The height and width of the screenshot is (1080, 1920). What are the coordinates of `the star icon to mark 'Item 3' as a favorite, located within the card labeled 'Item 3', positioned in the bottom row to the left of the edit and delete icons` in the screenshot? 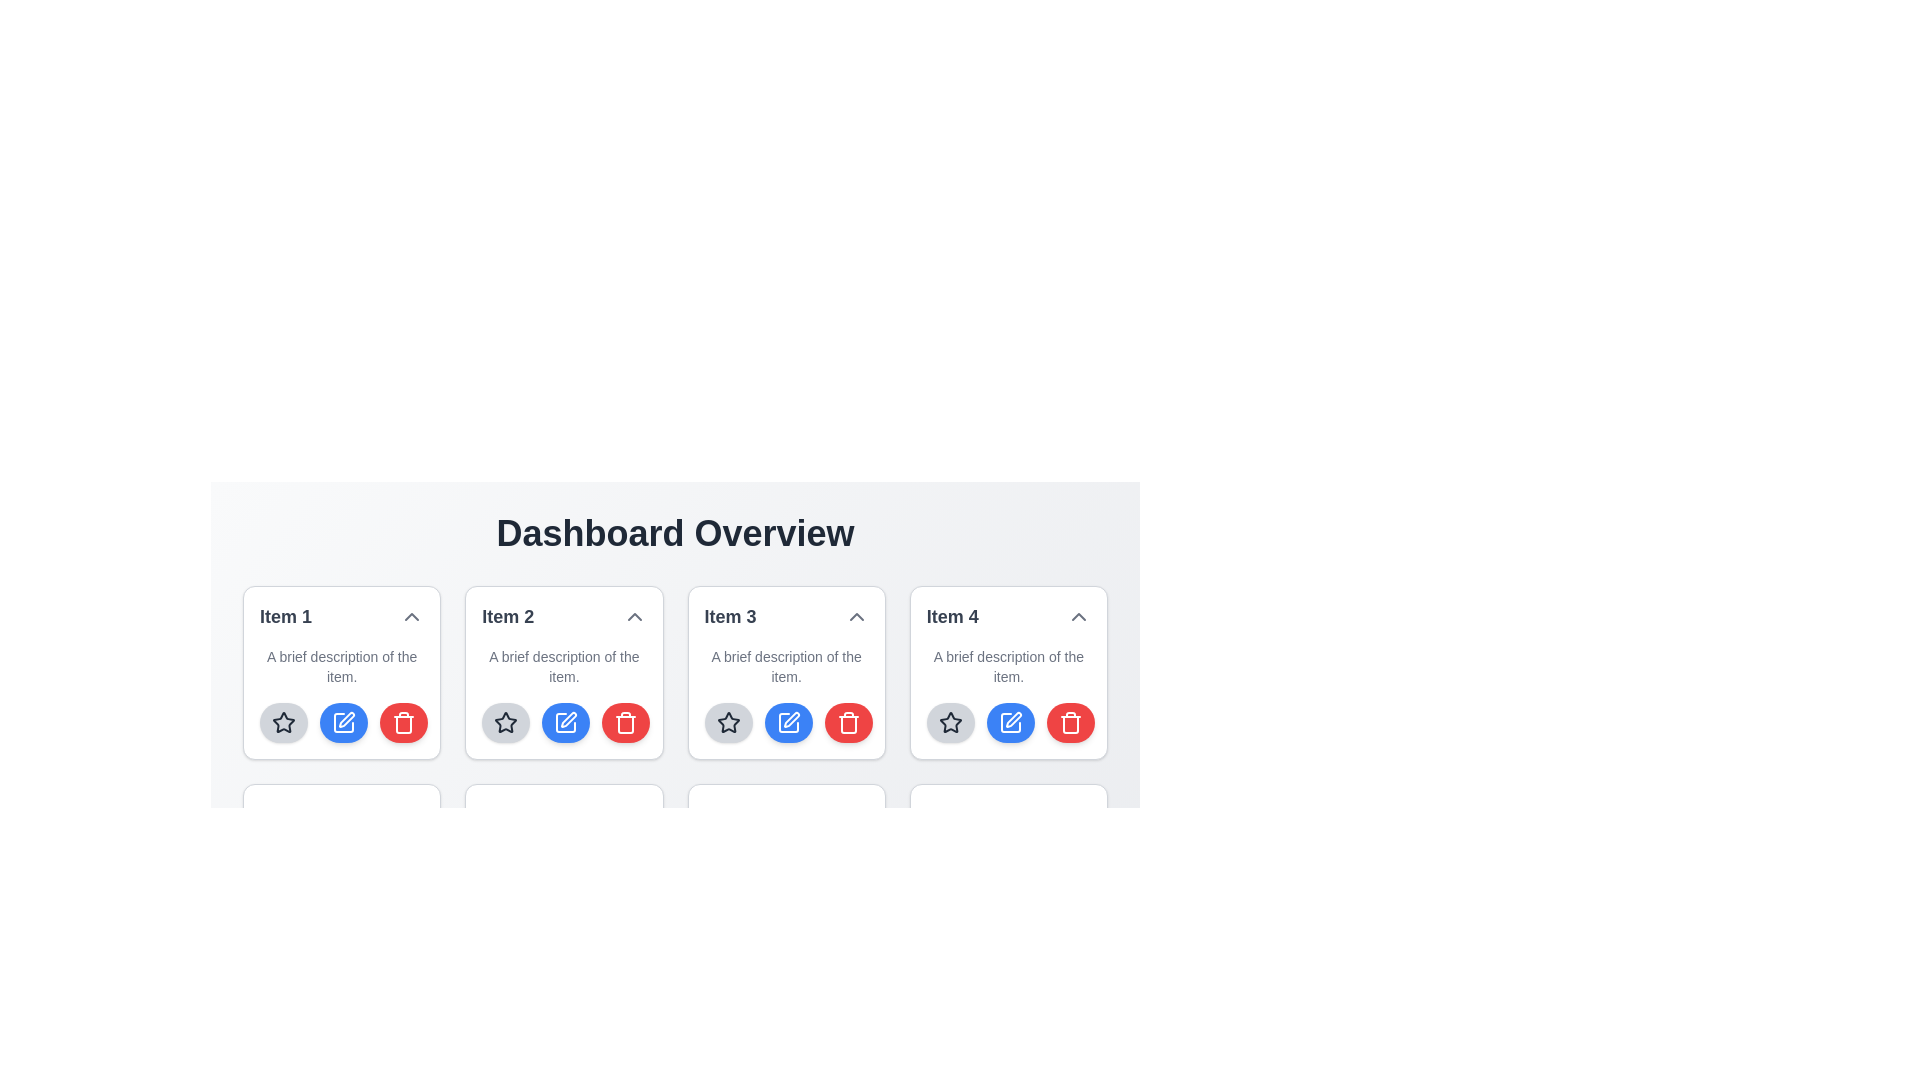 It's located at (727, 722).